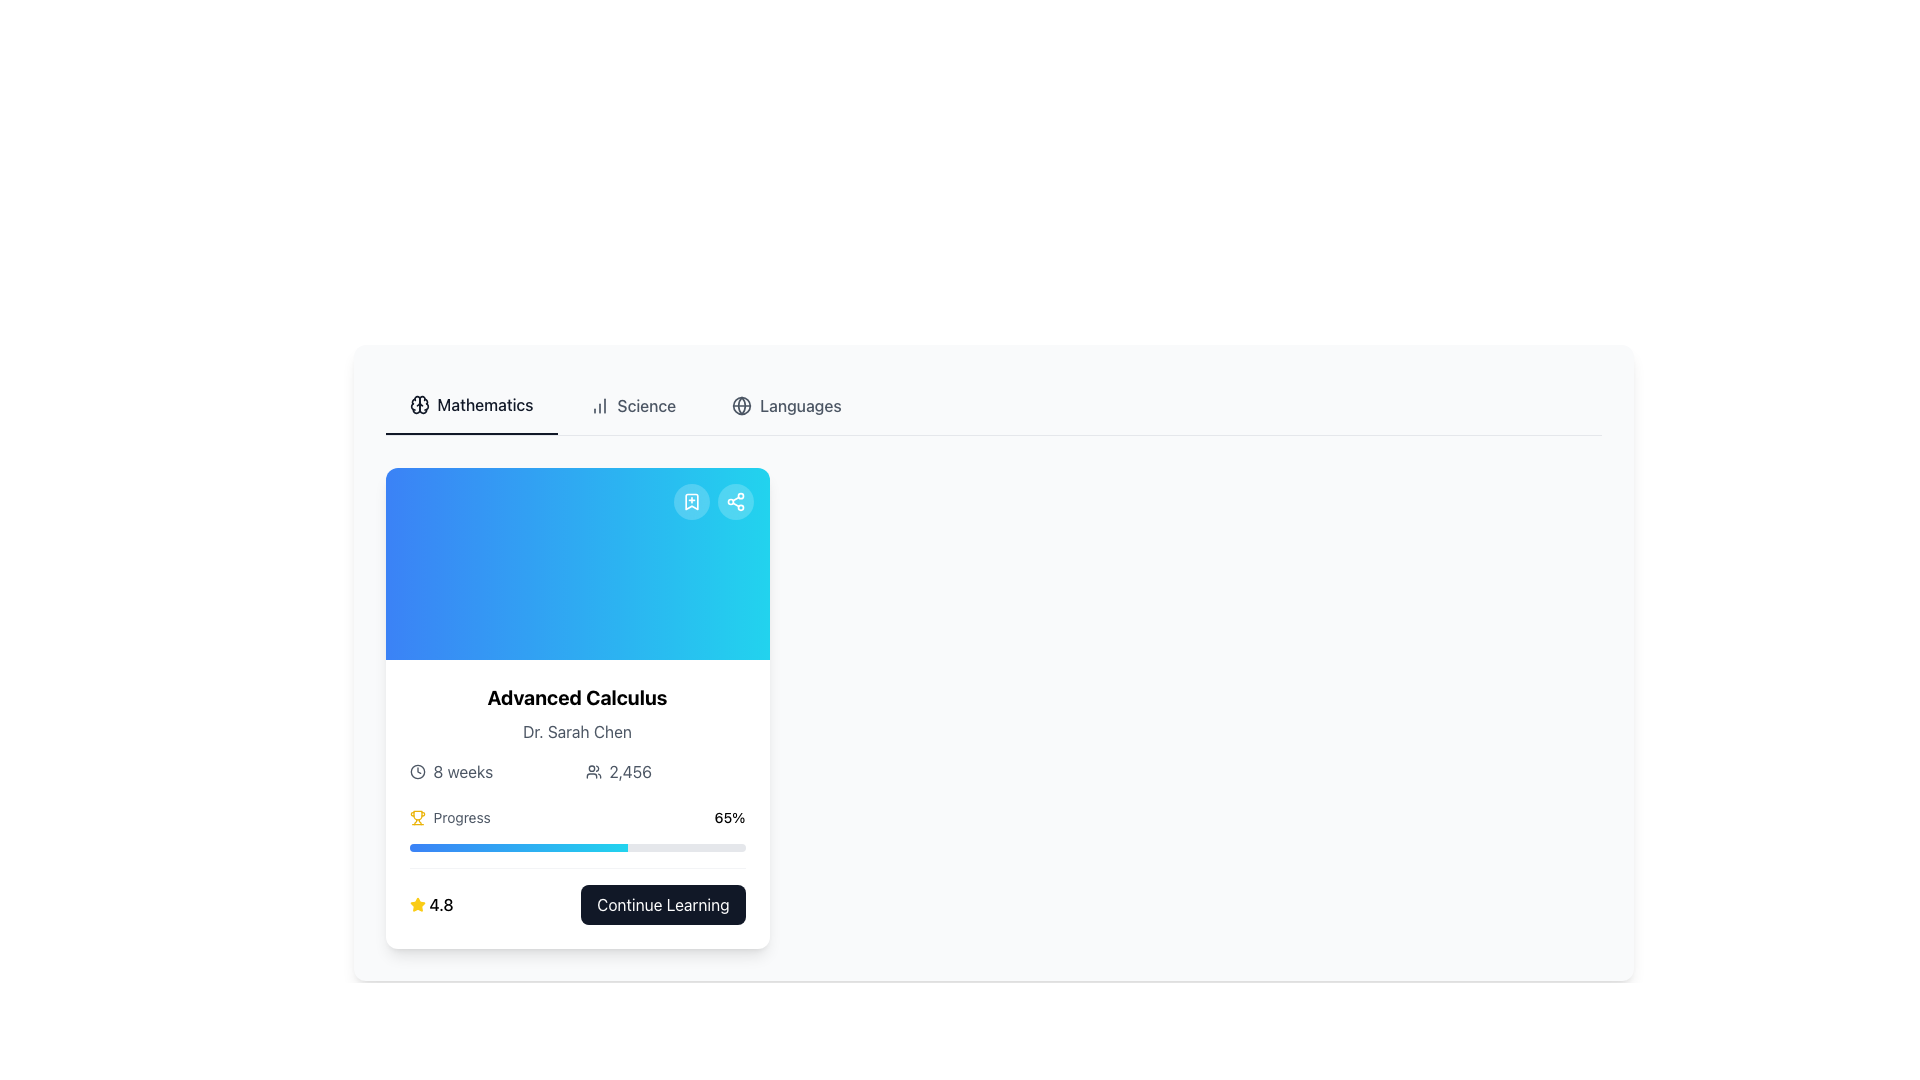  I want to click on the users icon, which is a small outline of two figures side by side, located to the immediate left of the text '2,456' in the statistics display, so click(592, 770).